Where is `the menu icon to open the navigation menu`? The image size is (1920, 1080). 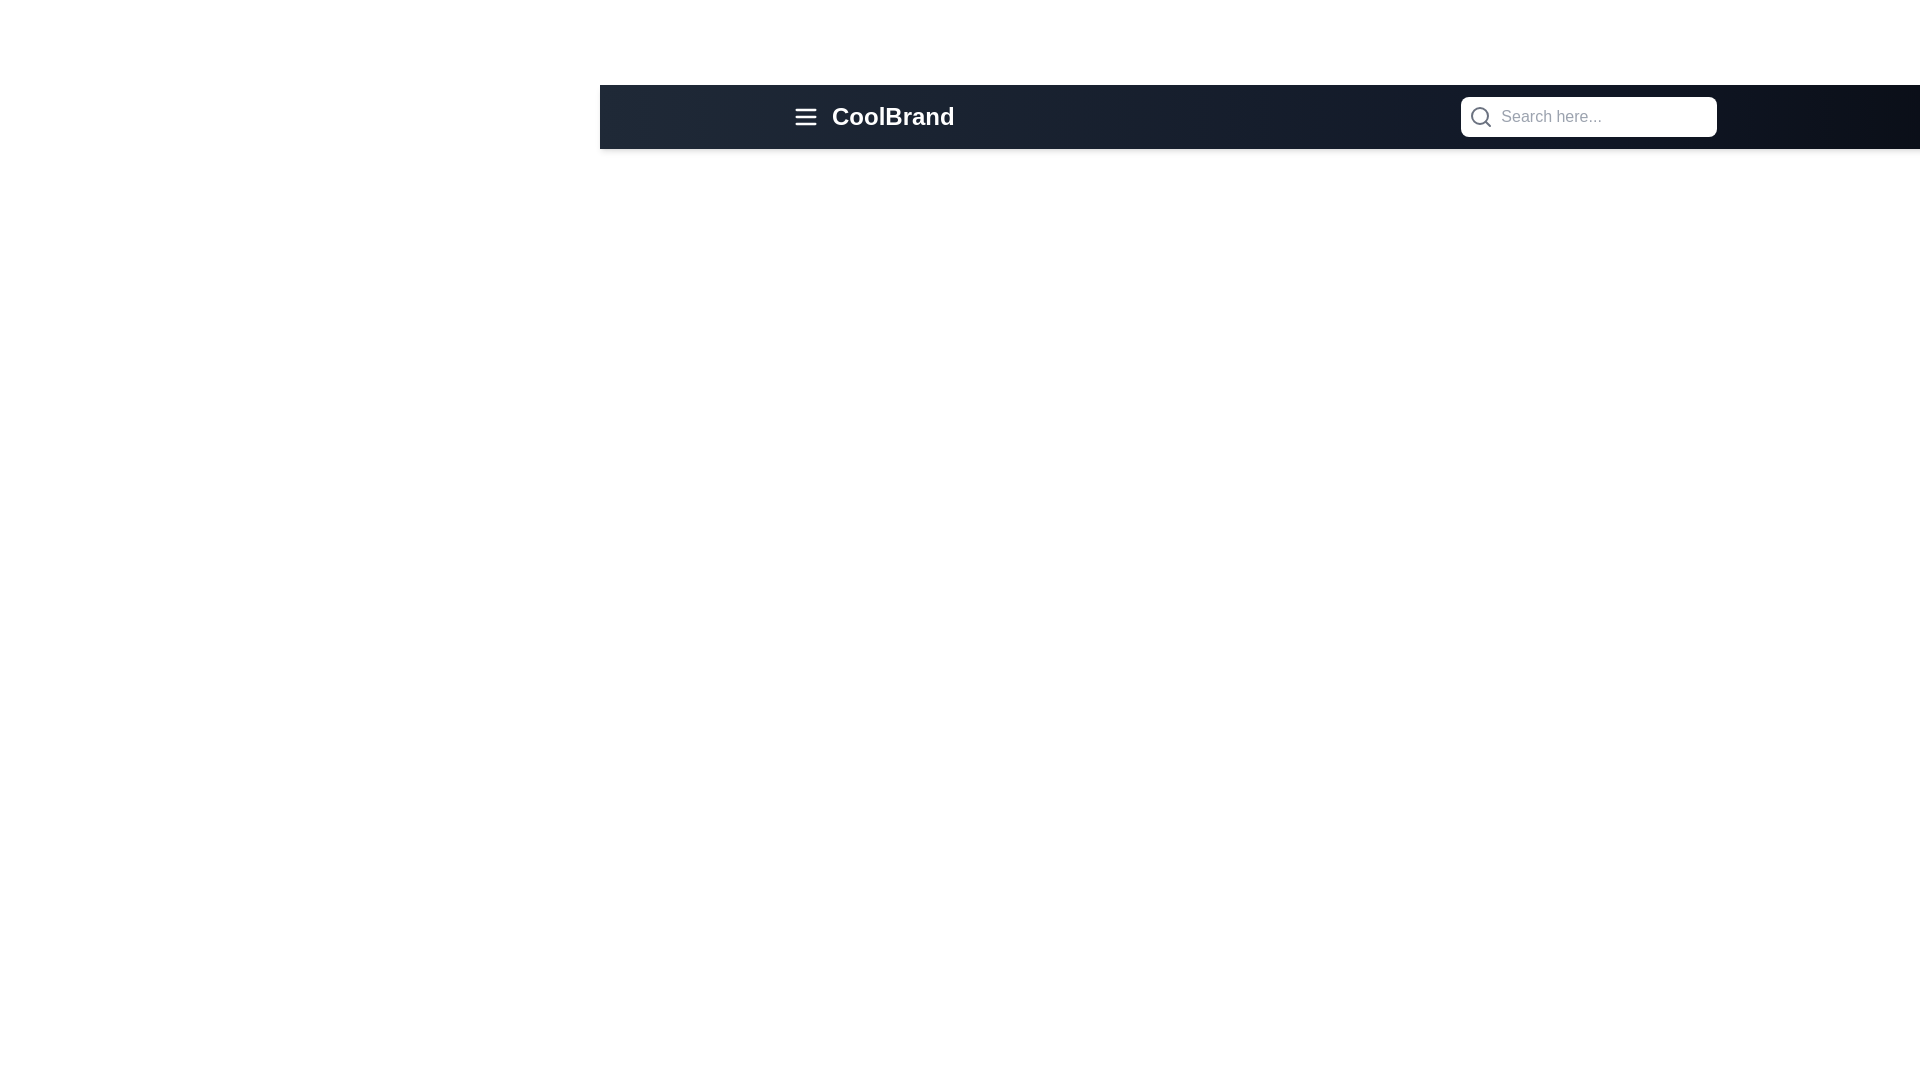
the menu icon to open the navigation menu is located at coordinates (806, 116).